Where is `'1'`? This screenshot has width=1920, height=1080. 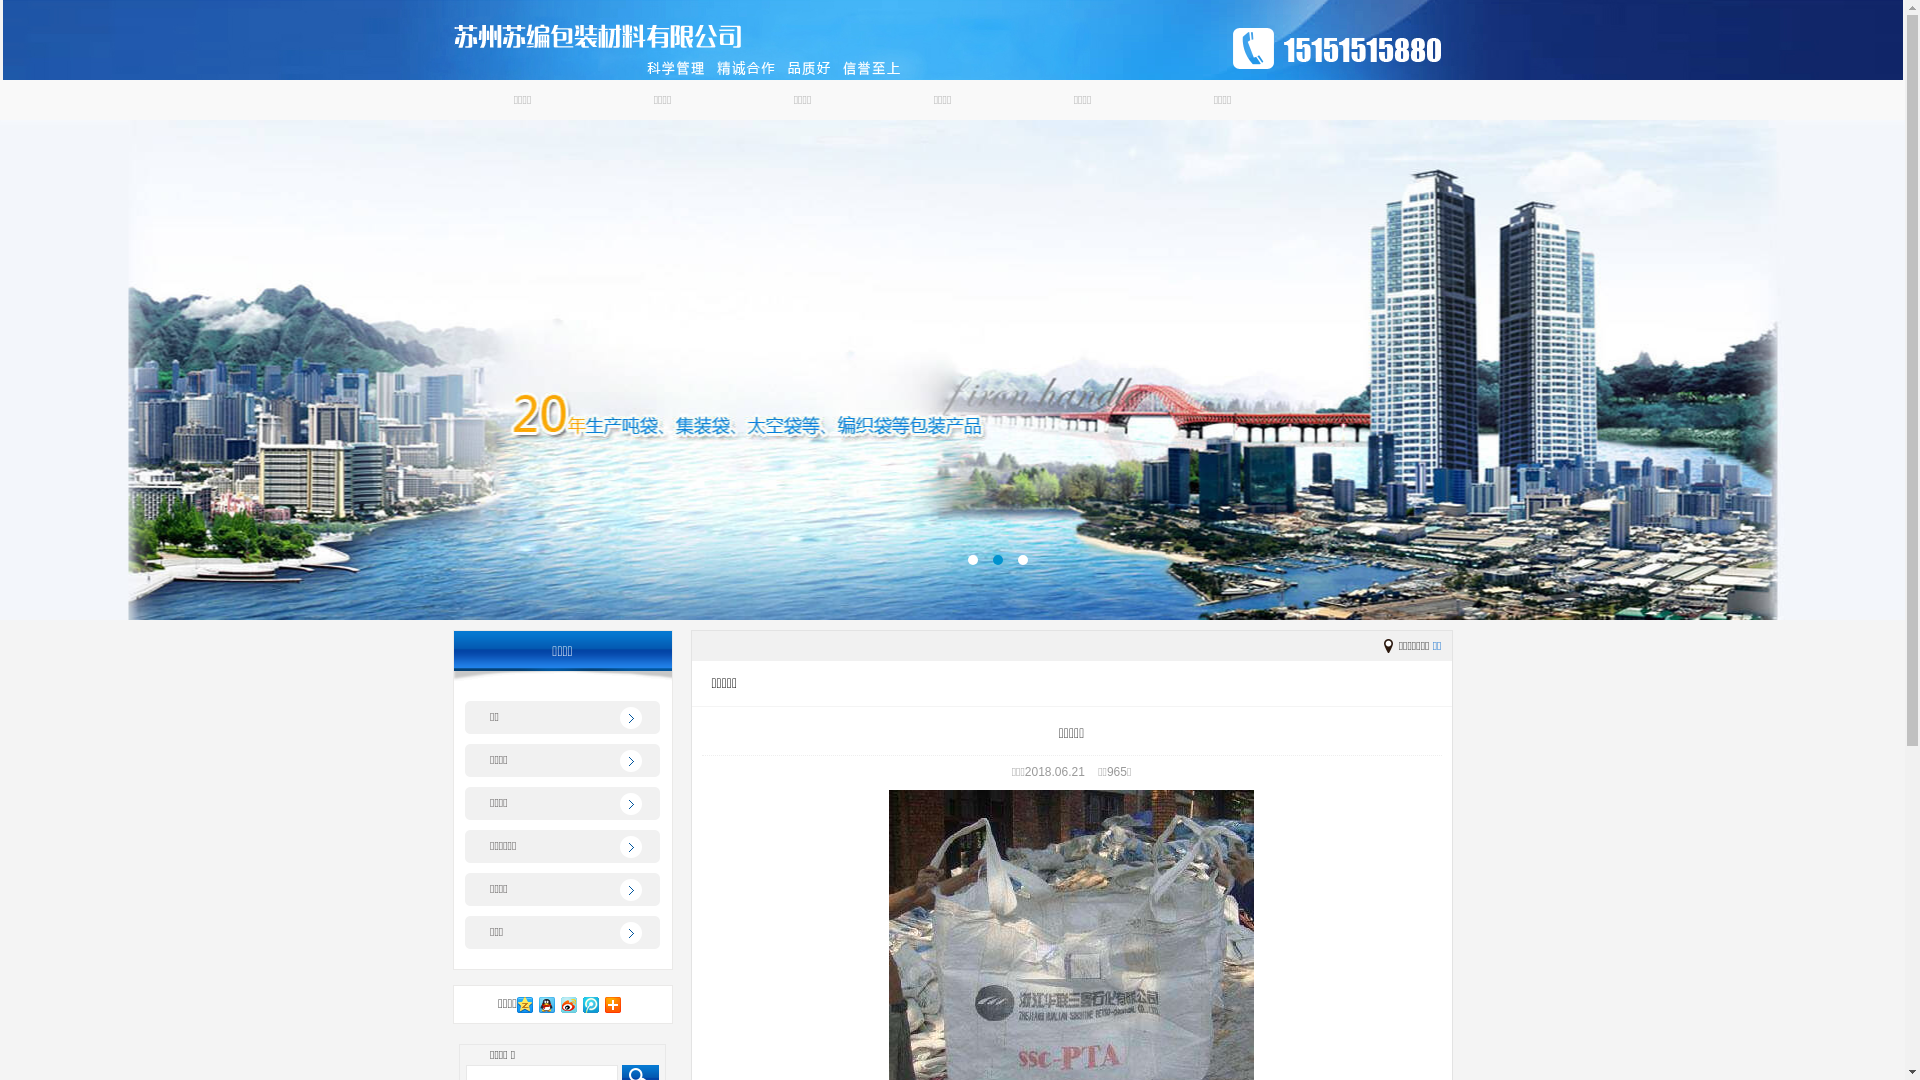 '1' is located at coordinates (973, 559).